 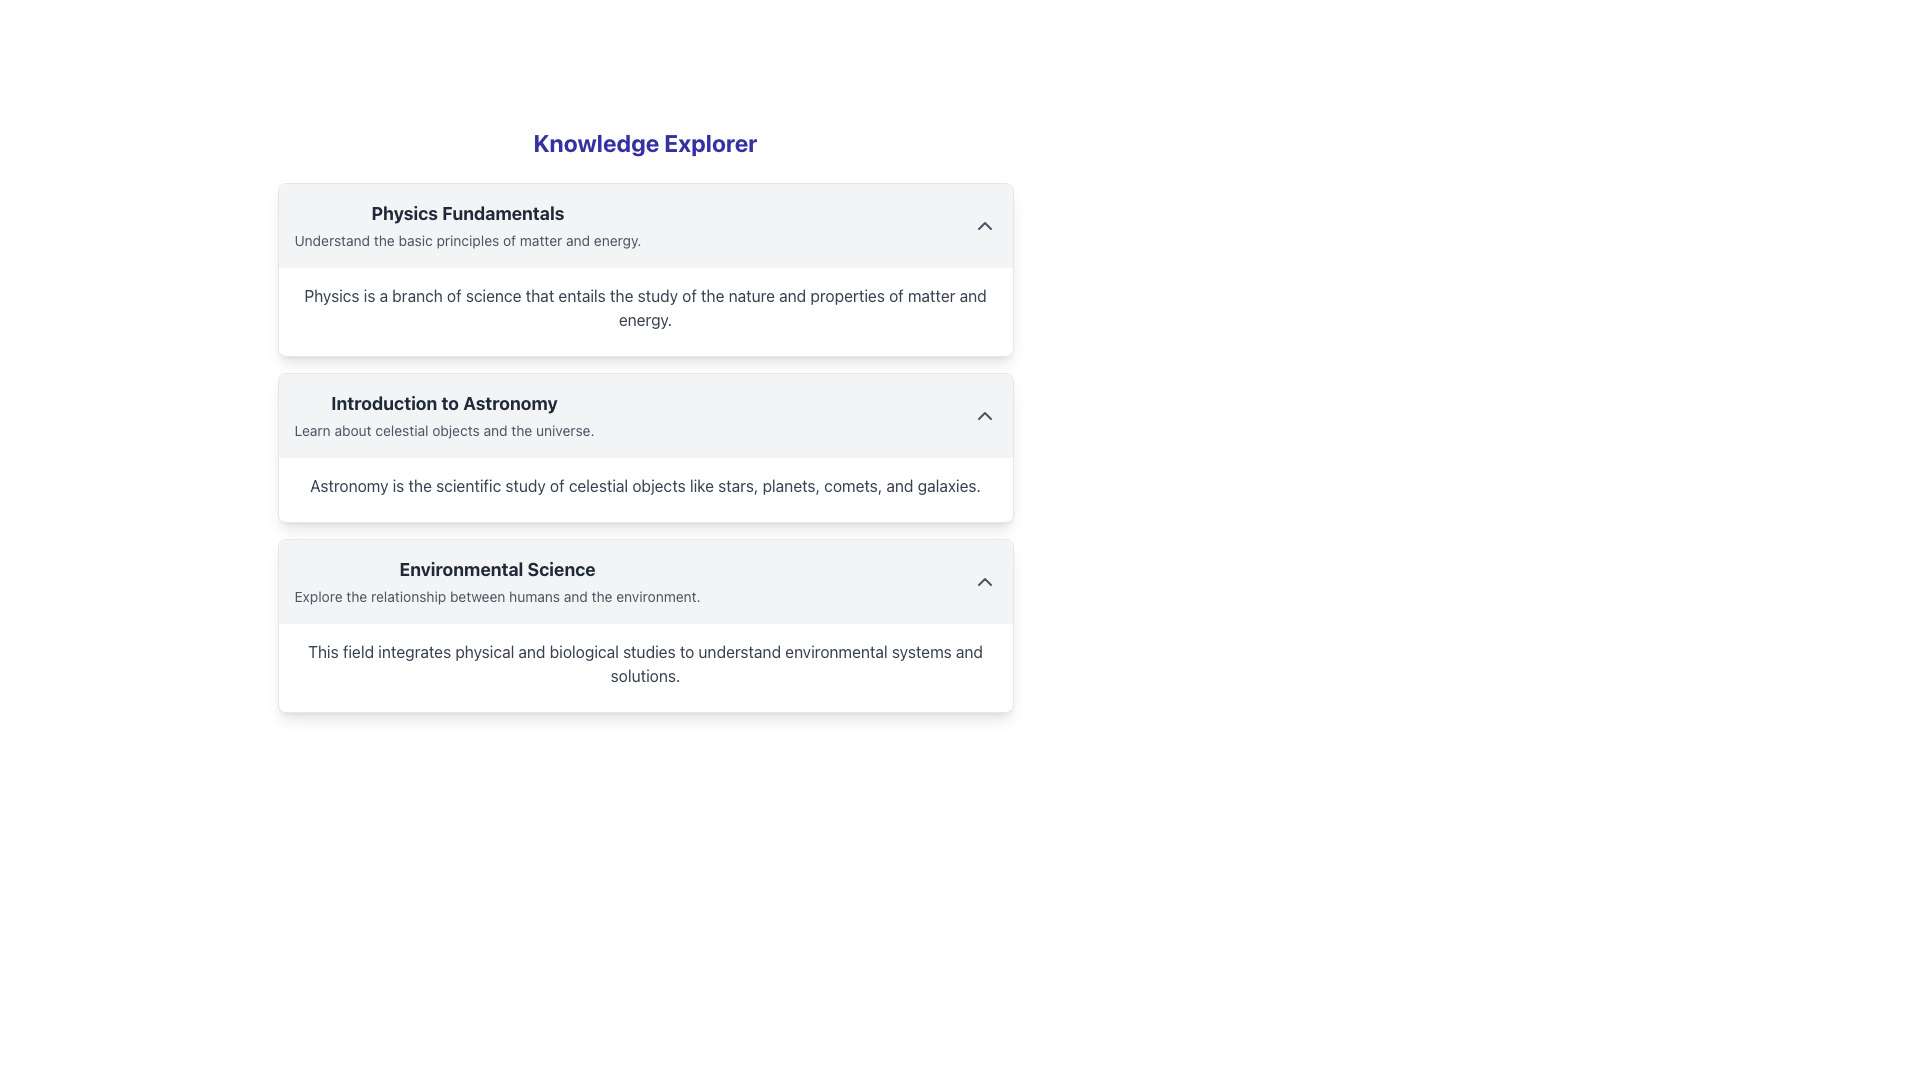 I want to click on the title 'Physics Fundamentals', so click(x=466, y=225).